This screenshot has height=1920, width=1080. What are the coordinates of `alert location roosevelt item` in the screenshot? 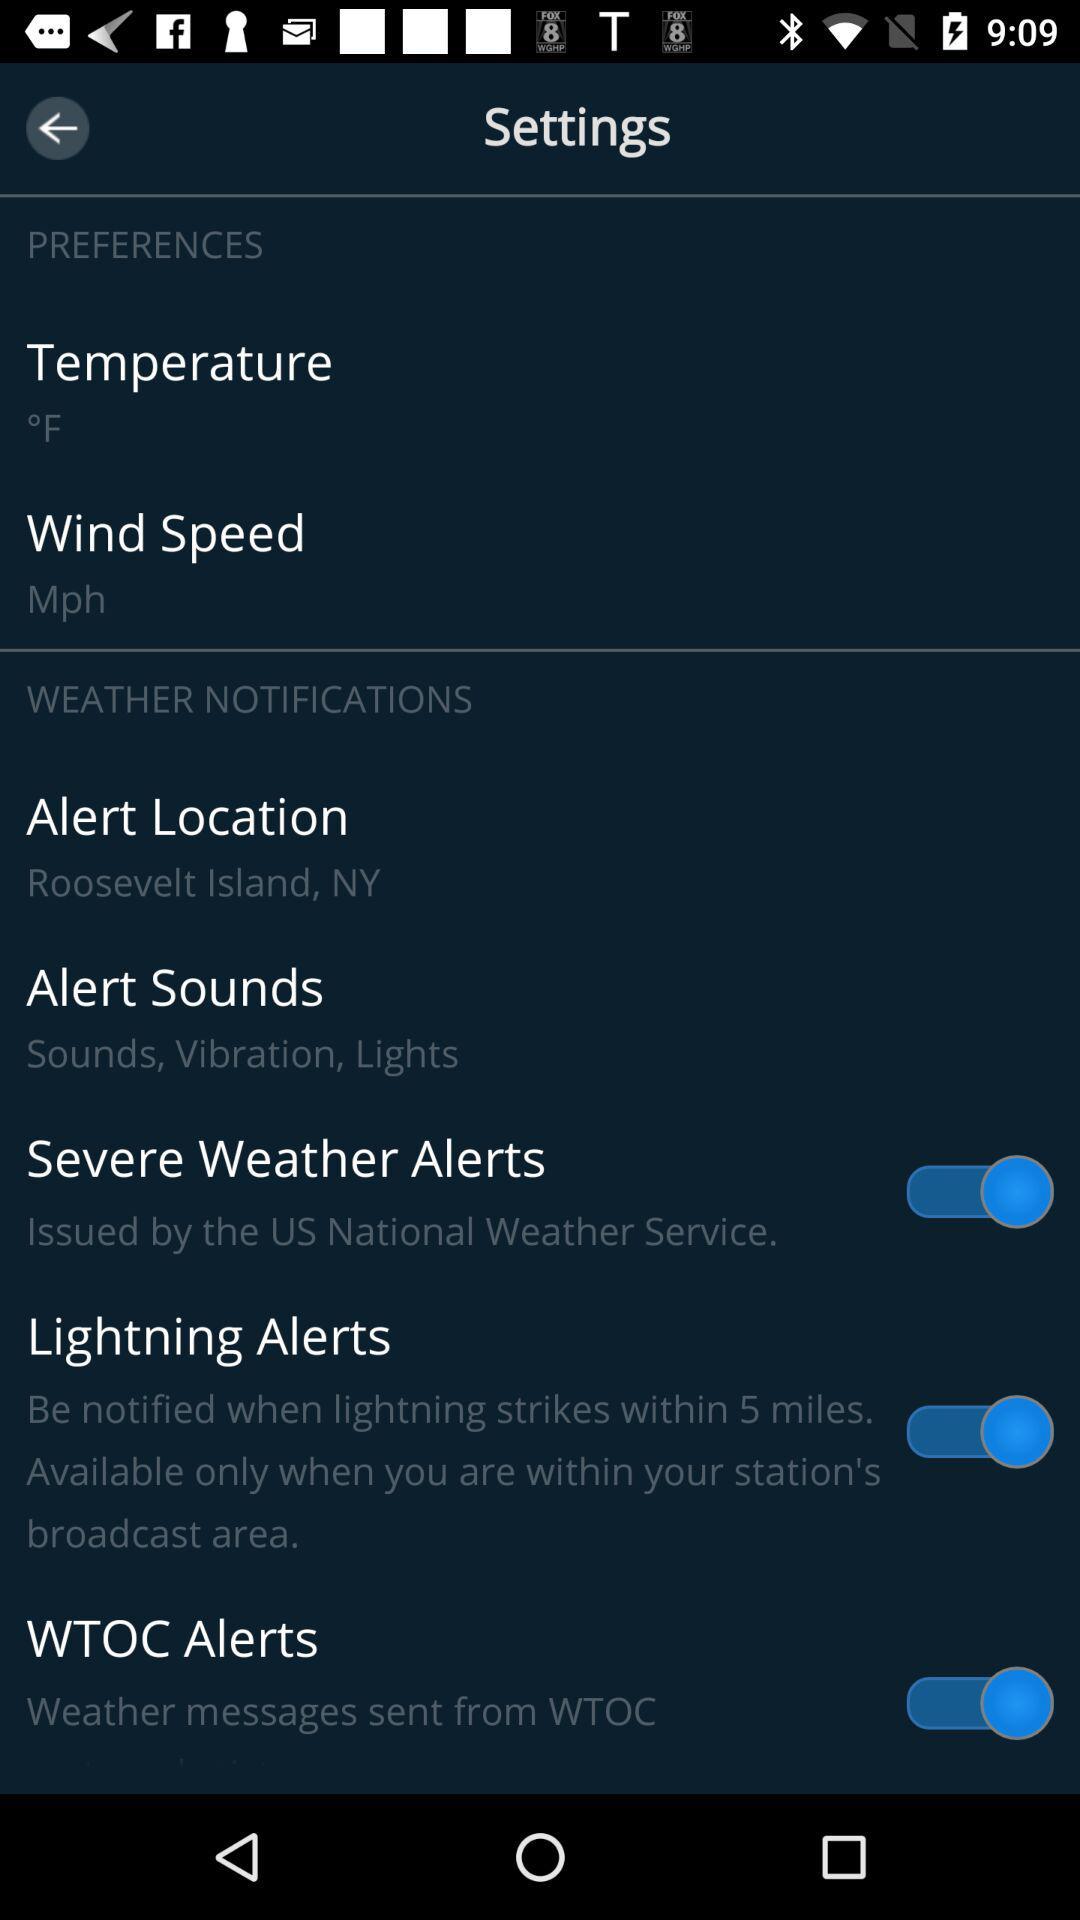 It's located at (540, 846).